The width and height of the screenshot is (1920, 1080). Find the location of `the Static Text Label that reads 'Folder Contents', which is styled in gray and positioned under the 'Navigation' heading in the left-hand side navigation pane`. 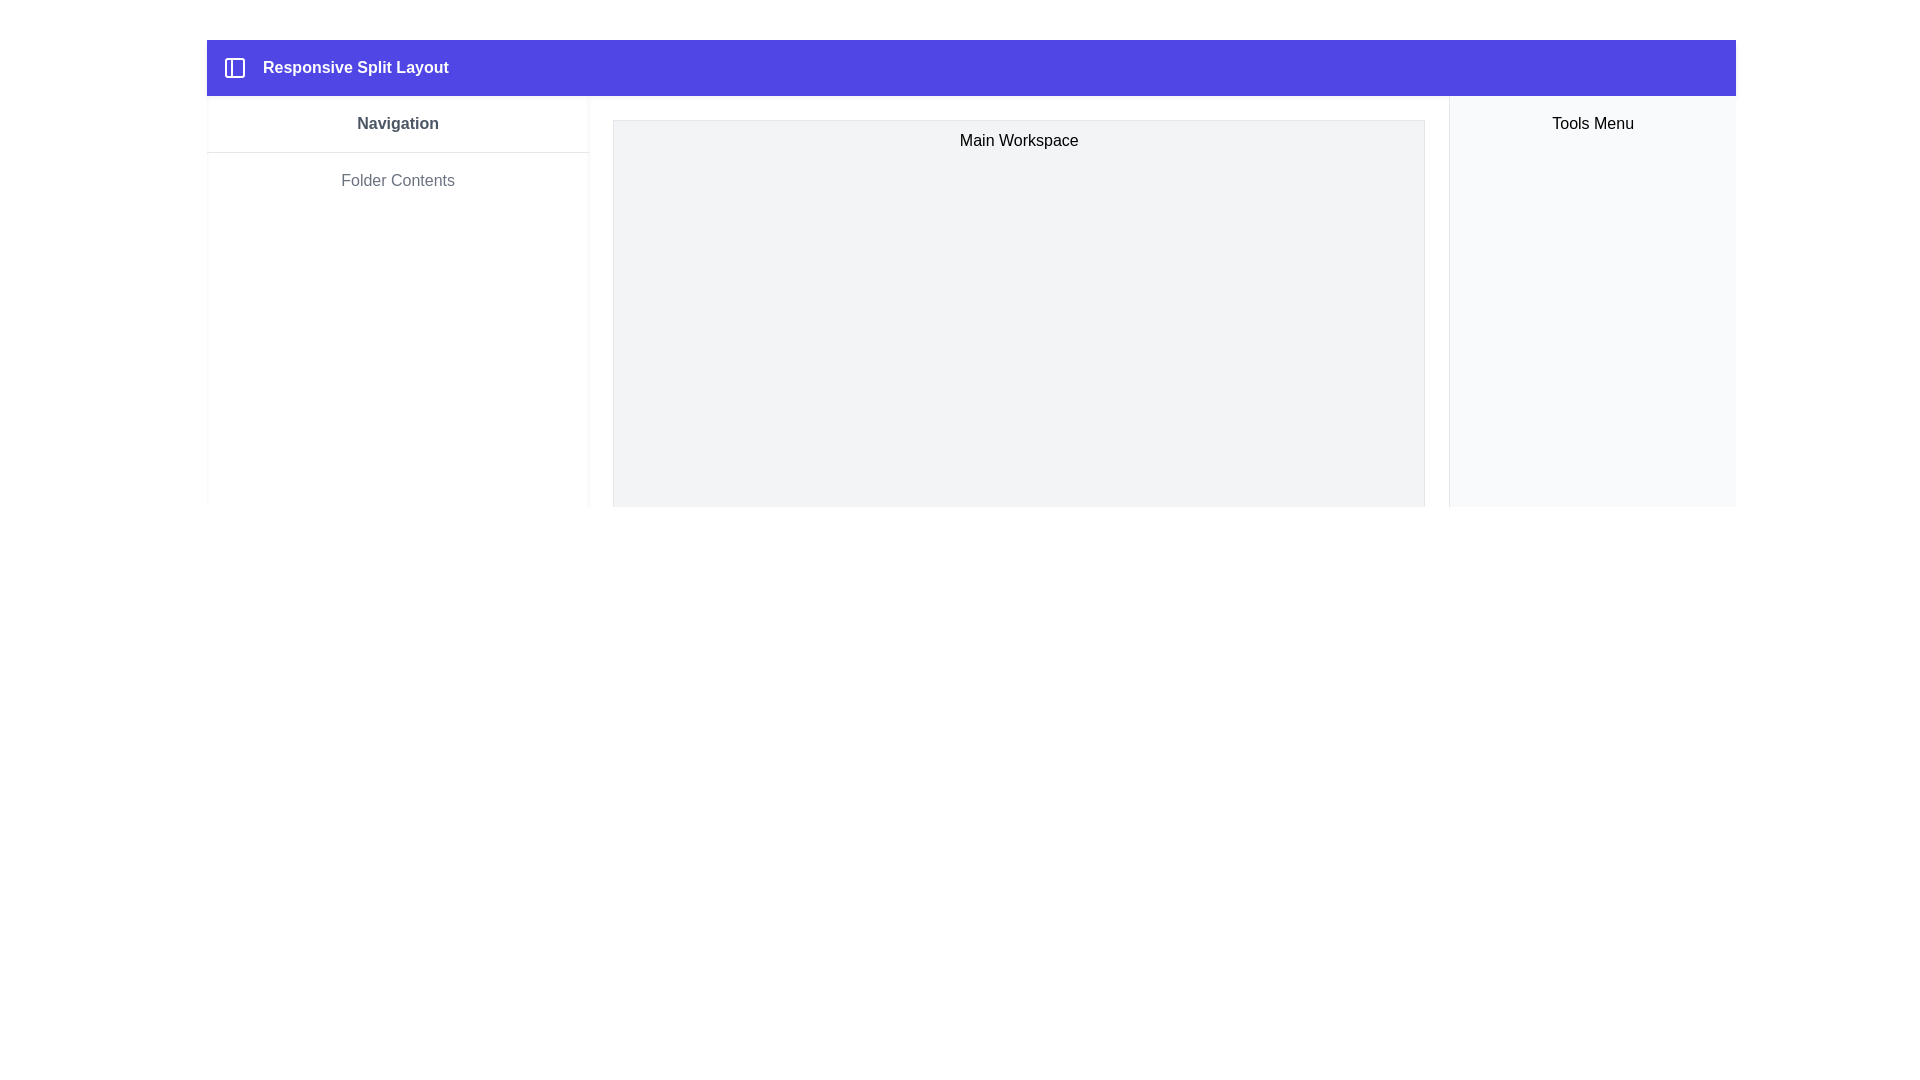

the Static Text Label that reads 'Folder Contents', which is styled in gray and positioned under the 'Navigation' heading in the left-hand side navigation pane is located at coordinates (398, 181).